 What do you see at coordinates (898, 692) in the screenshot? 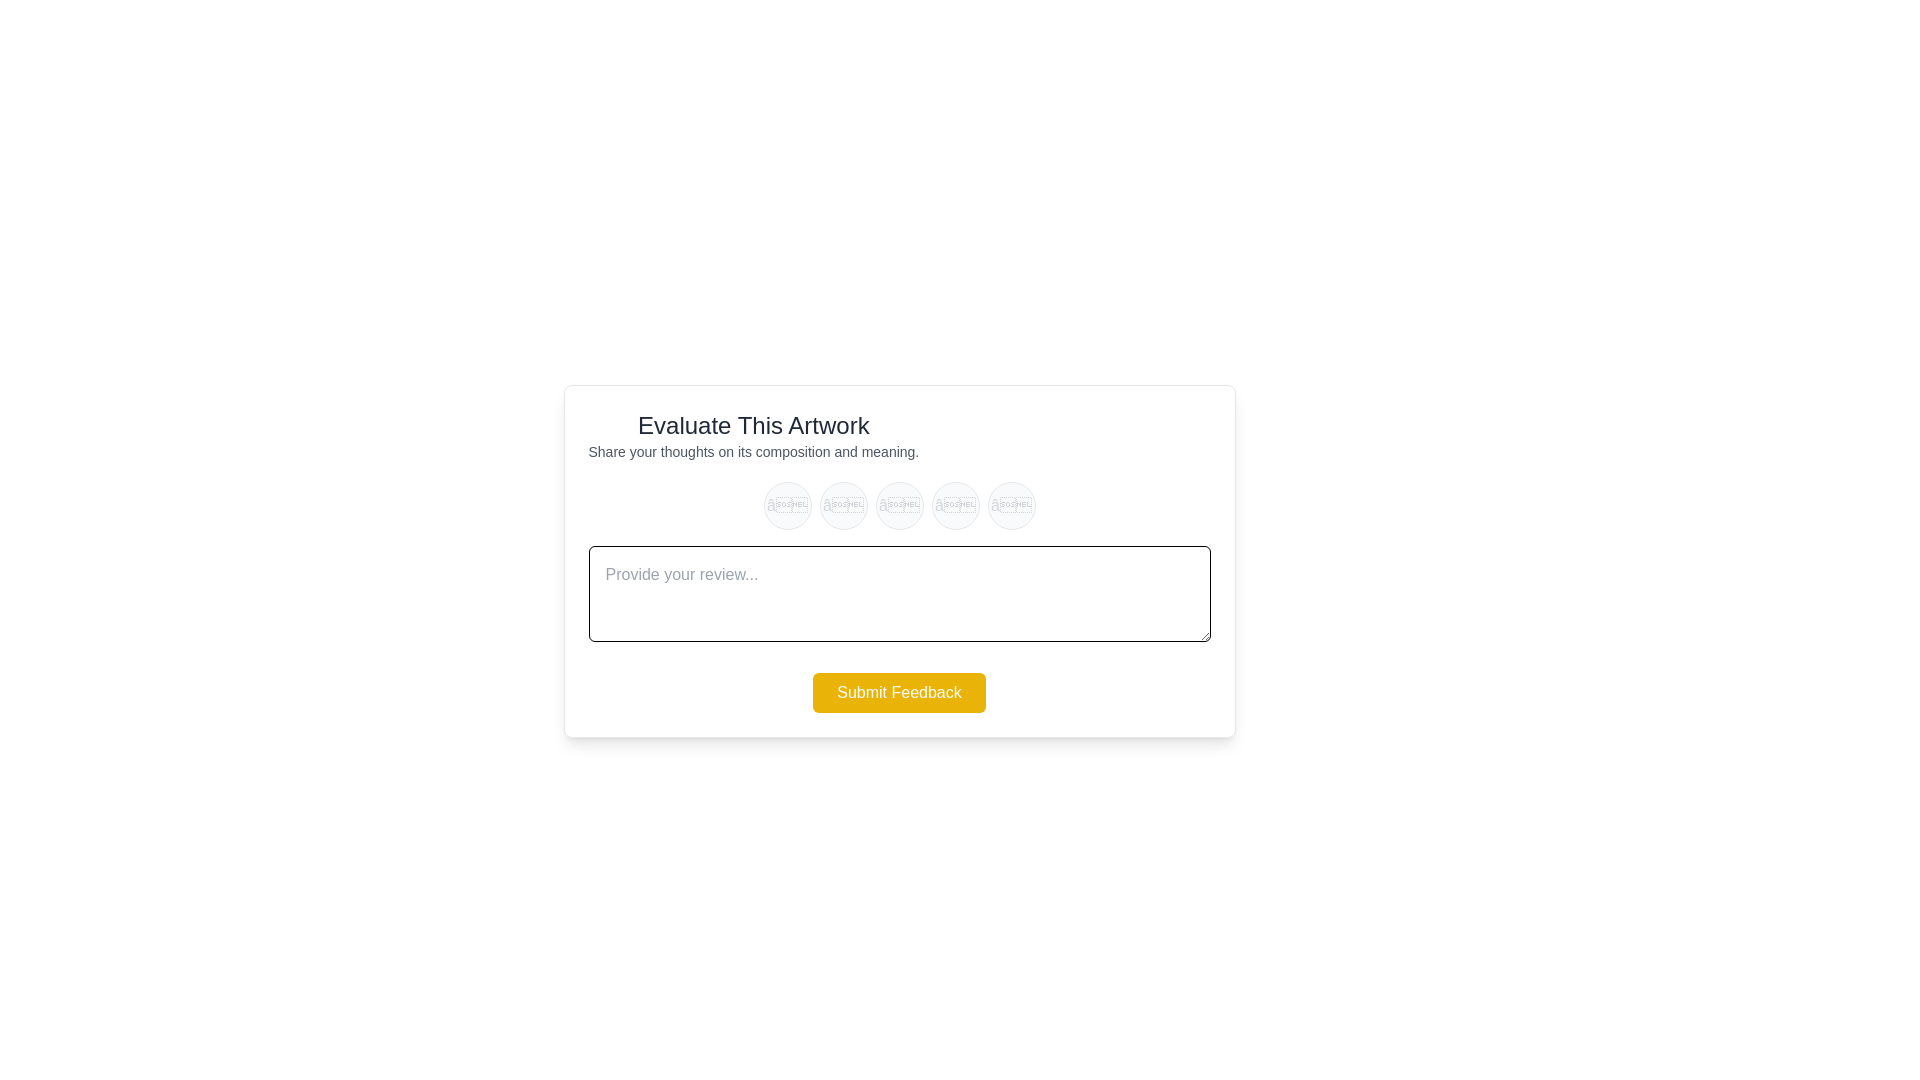
I see `the 'Submit Feedback' button` at bounding box center [898, 692].